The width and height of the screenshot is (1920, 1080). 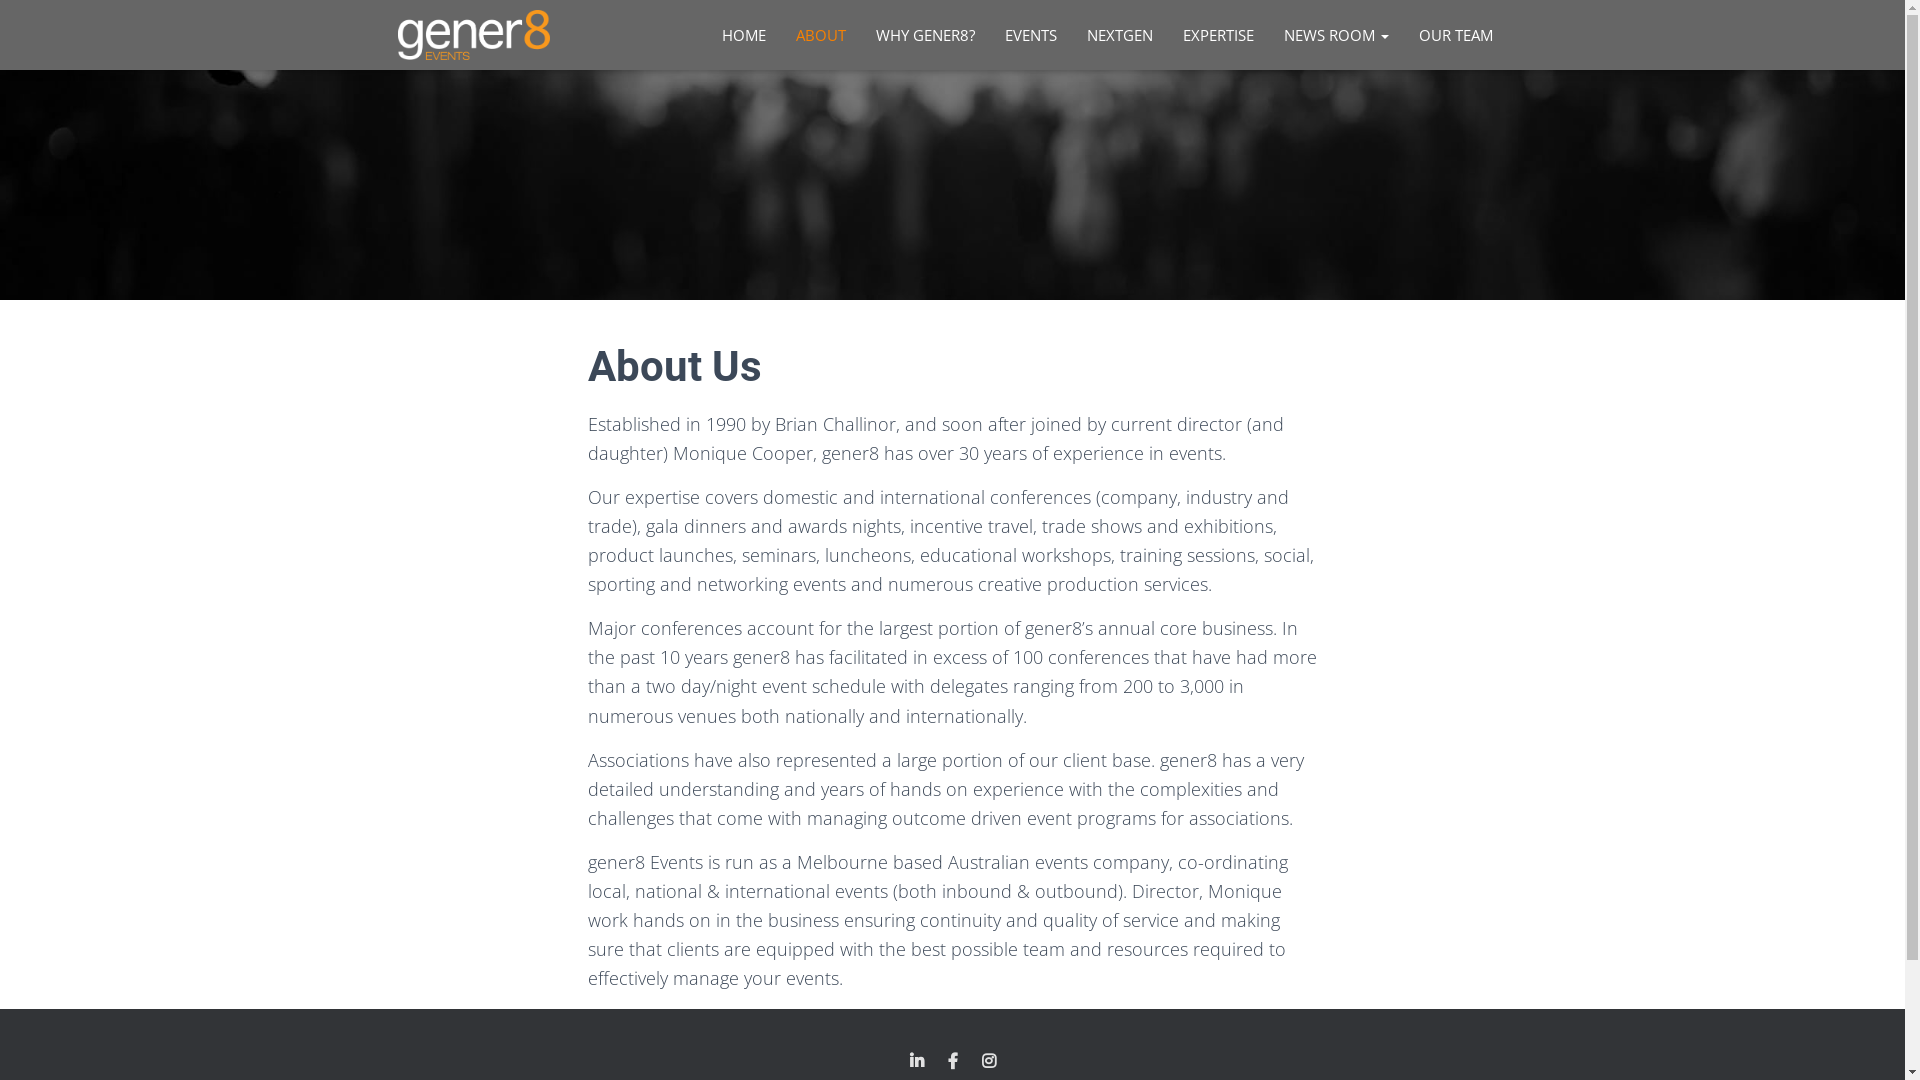 I want to click on 'HOME', so click(x=742, y=34).